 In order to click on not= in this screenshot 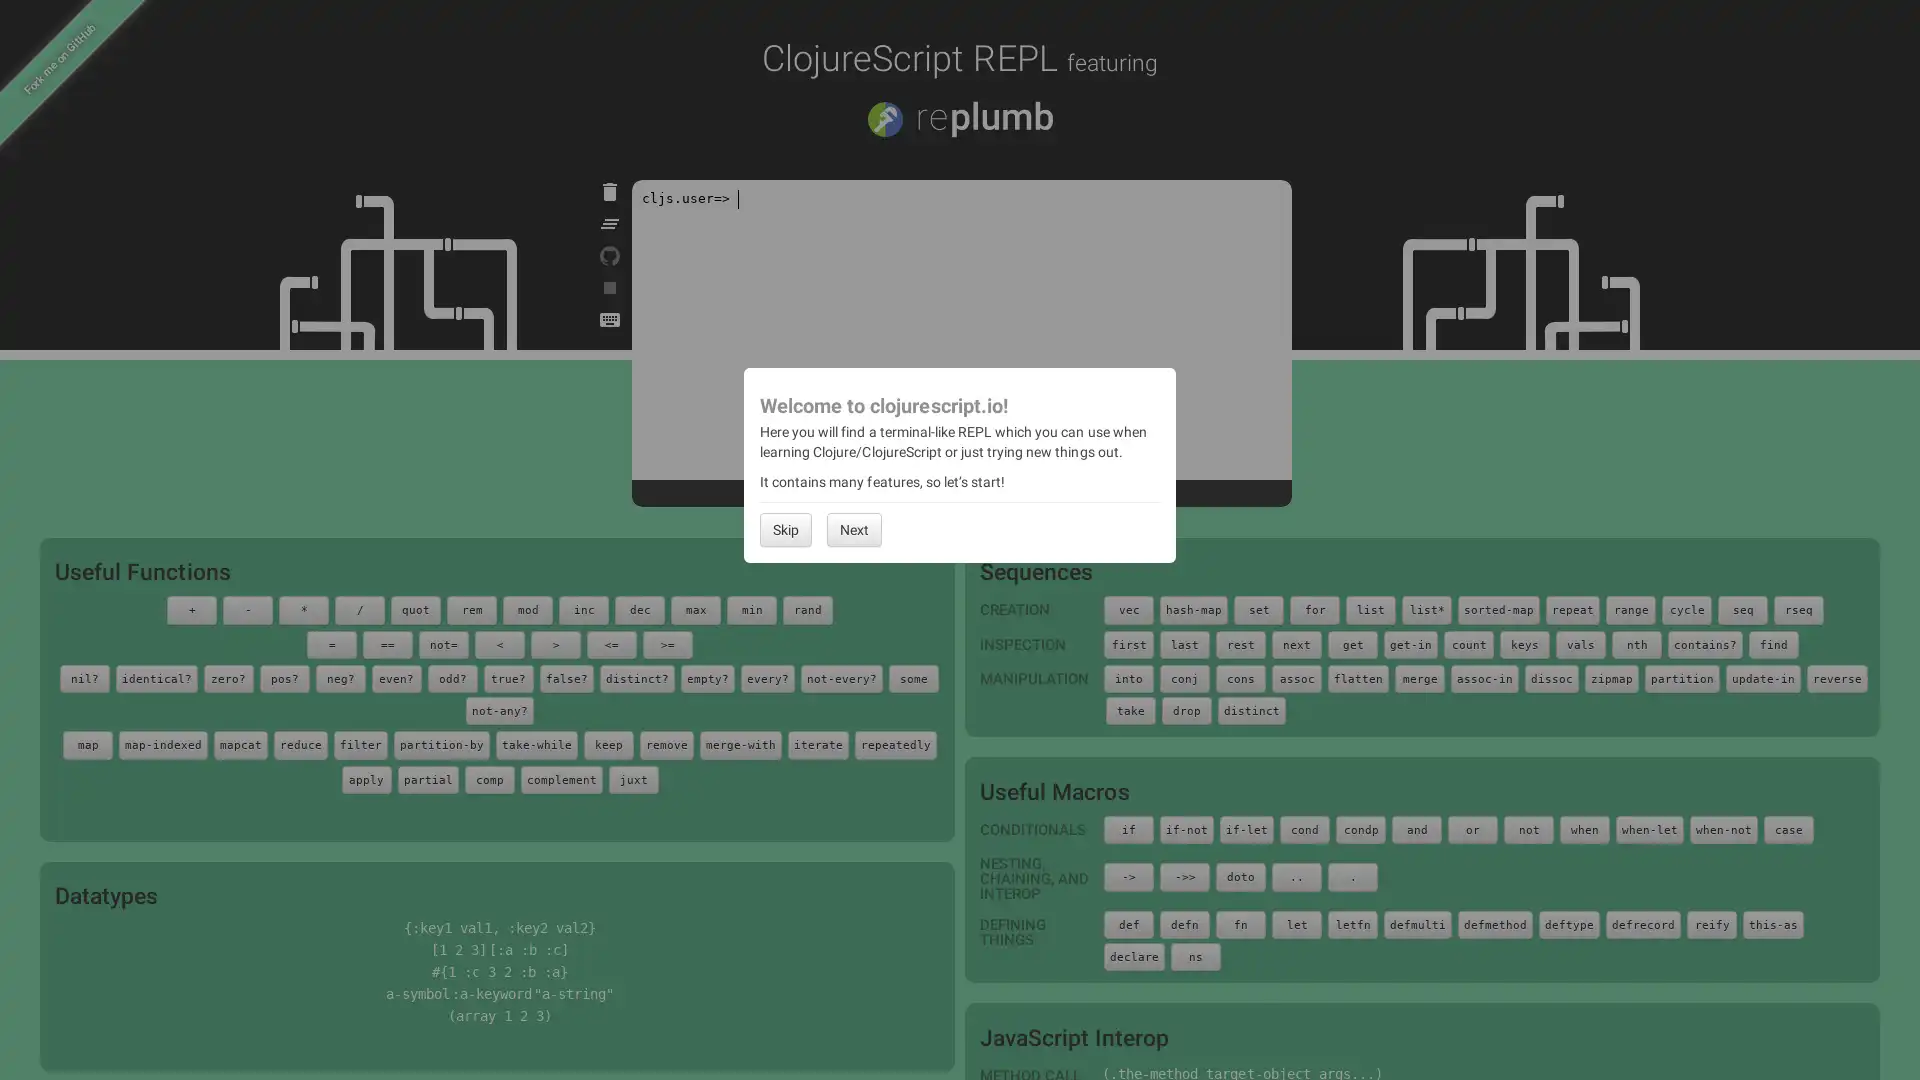, I will do `click(443, 644)`.